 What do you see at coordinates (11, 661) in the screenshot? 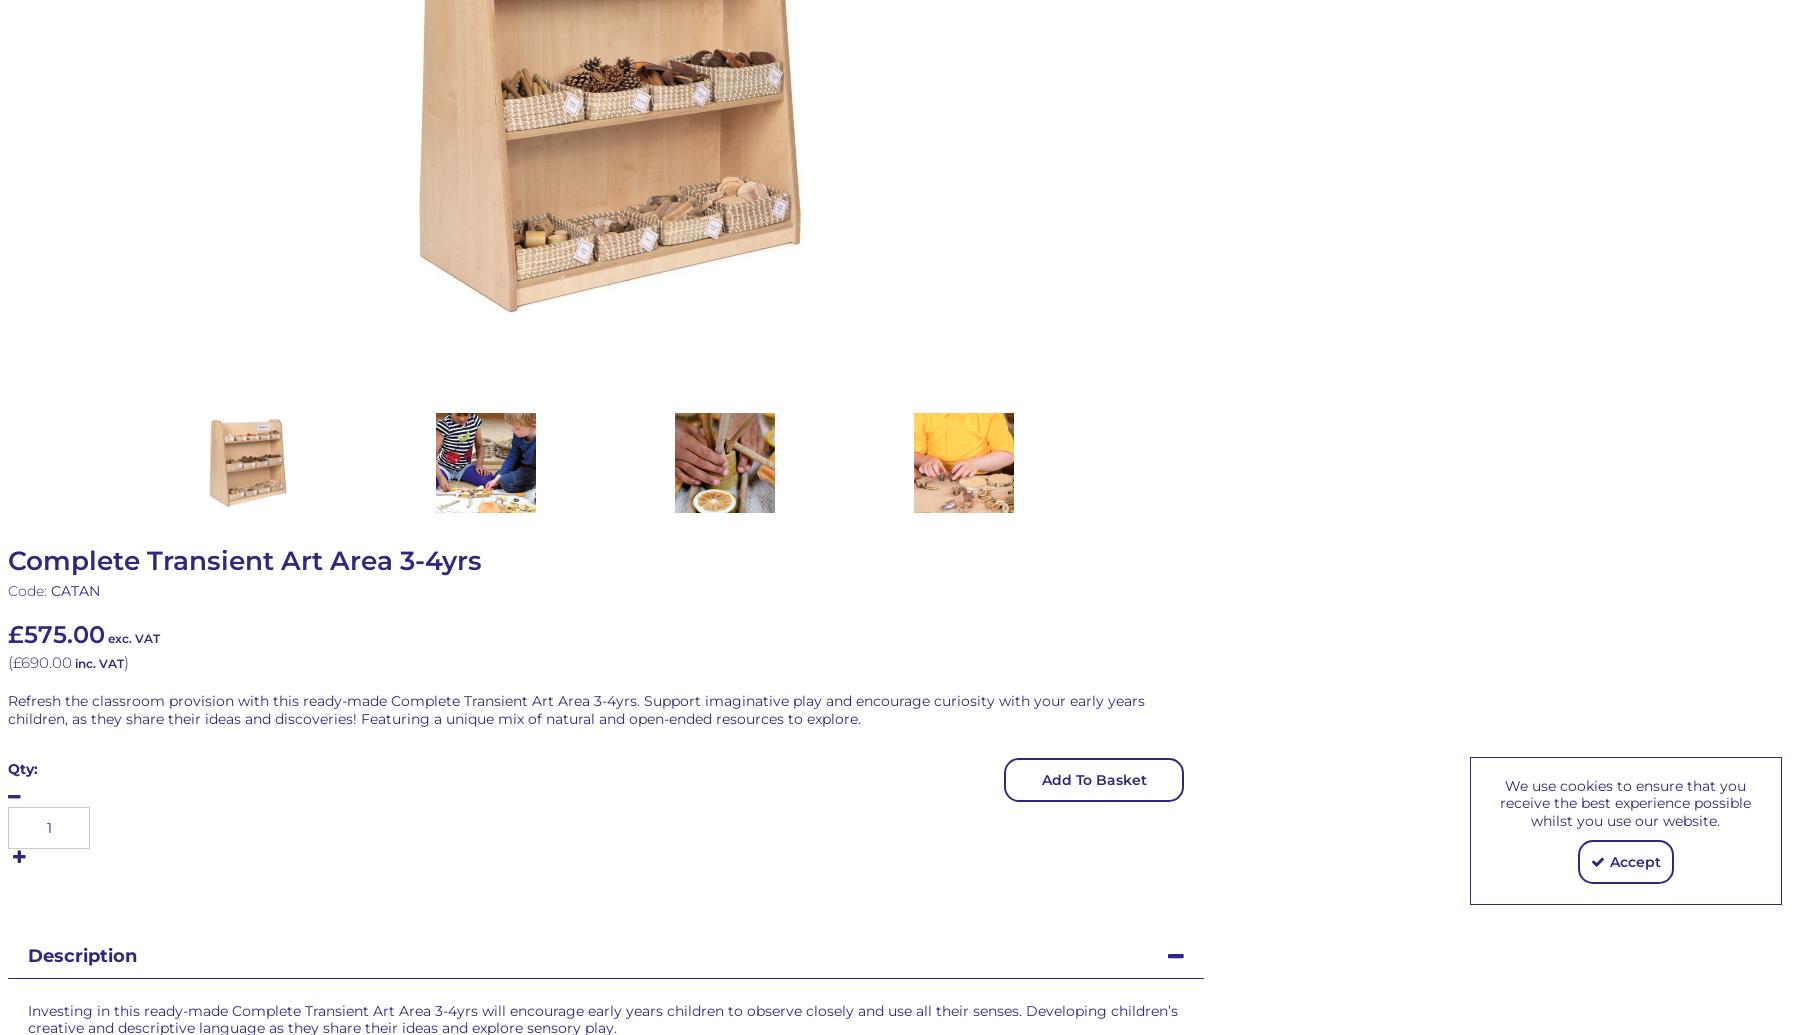
I see `'£690.00'` at bounding box center [11, 661].